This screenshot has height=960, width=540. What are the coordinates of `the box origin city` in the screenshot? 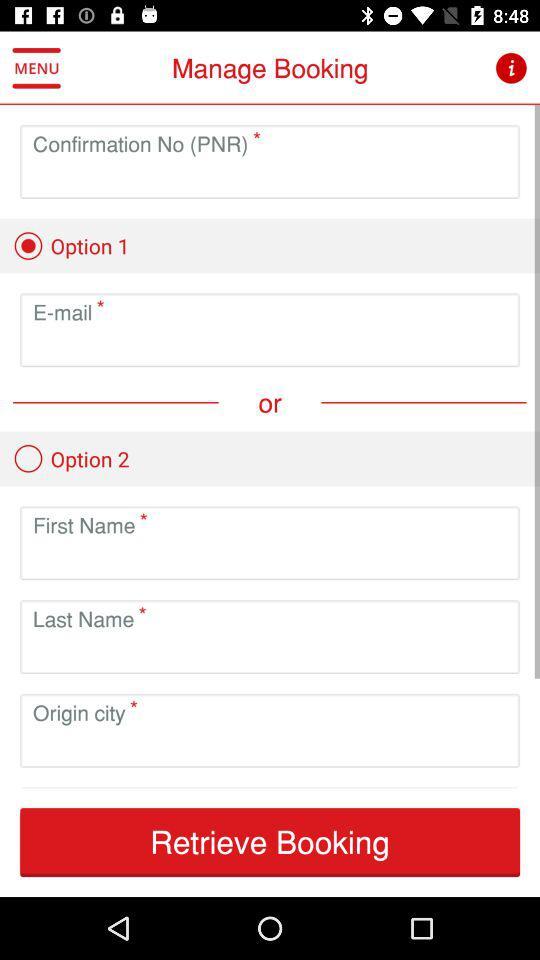 It's located at (270, 745).